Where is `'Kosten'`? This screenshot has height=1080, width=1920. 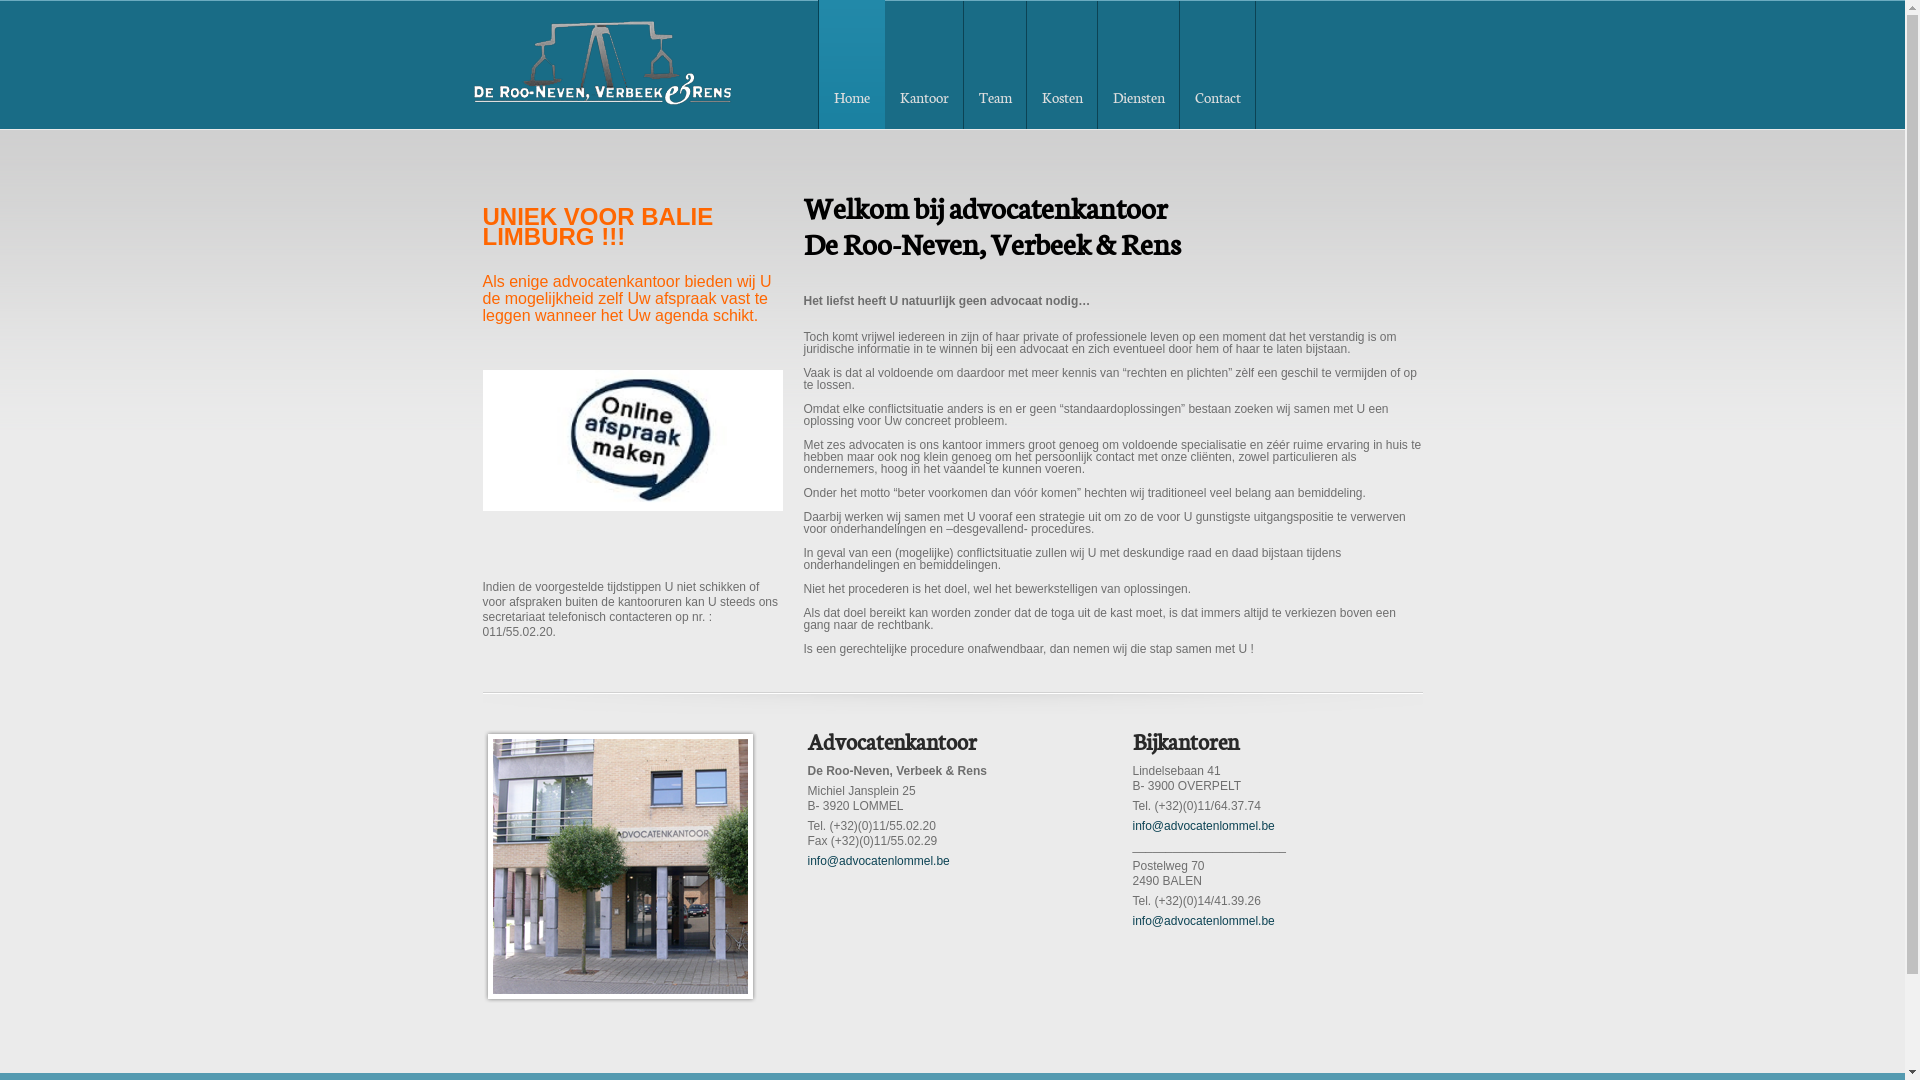 'Kosten' is located at coordinates (1026, 63).